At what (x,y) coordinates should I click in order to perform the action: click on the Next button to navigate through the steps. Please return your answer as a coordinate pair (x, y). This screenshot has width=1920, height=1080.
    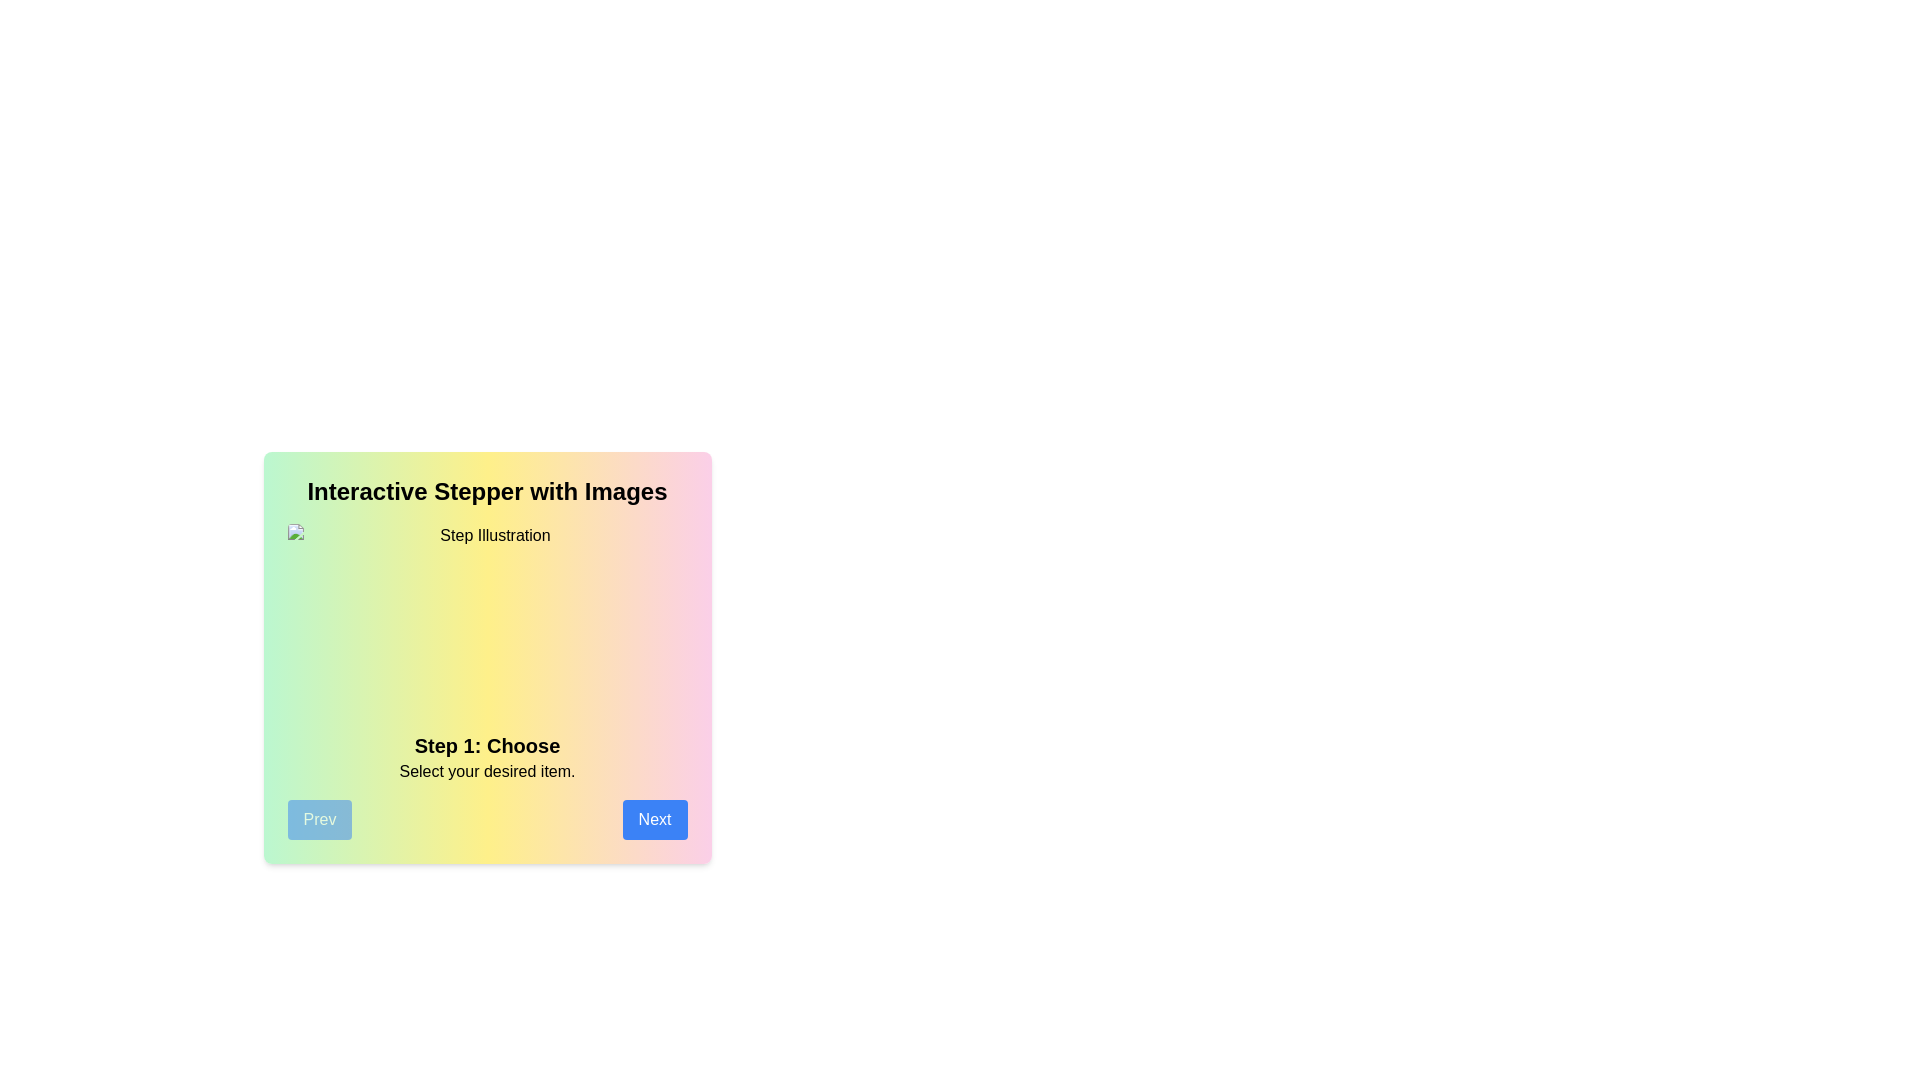
    Looking at the image, I should click on (655, 820).